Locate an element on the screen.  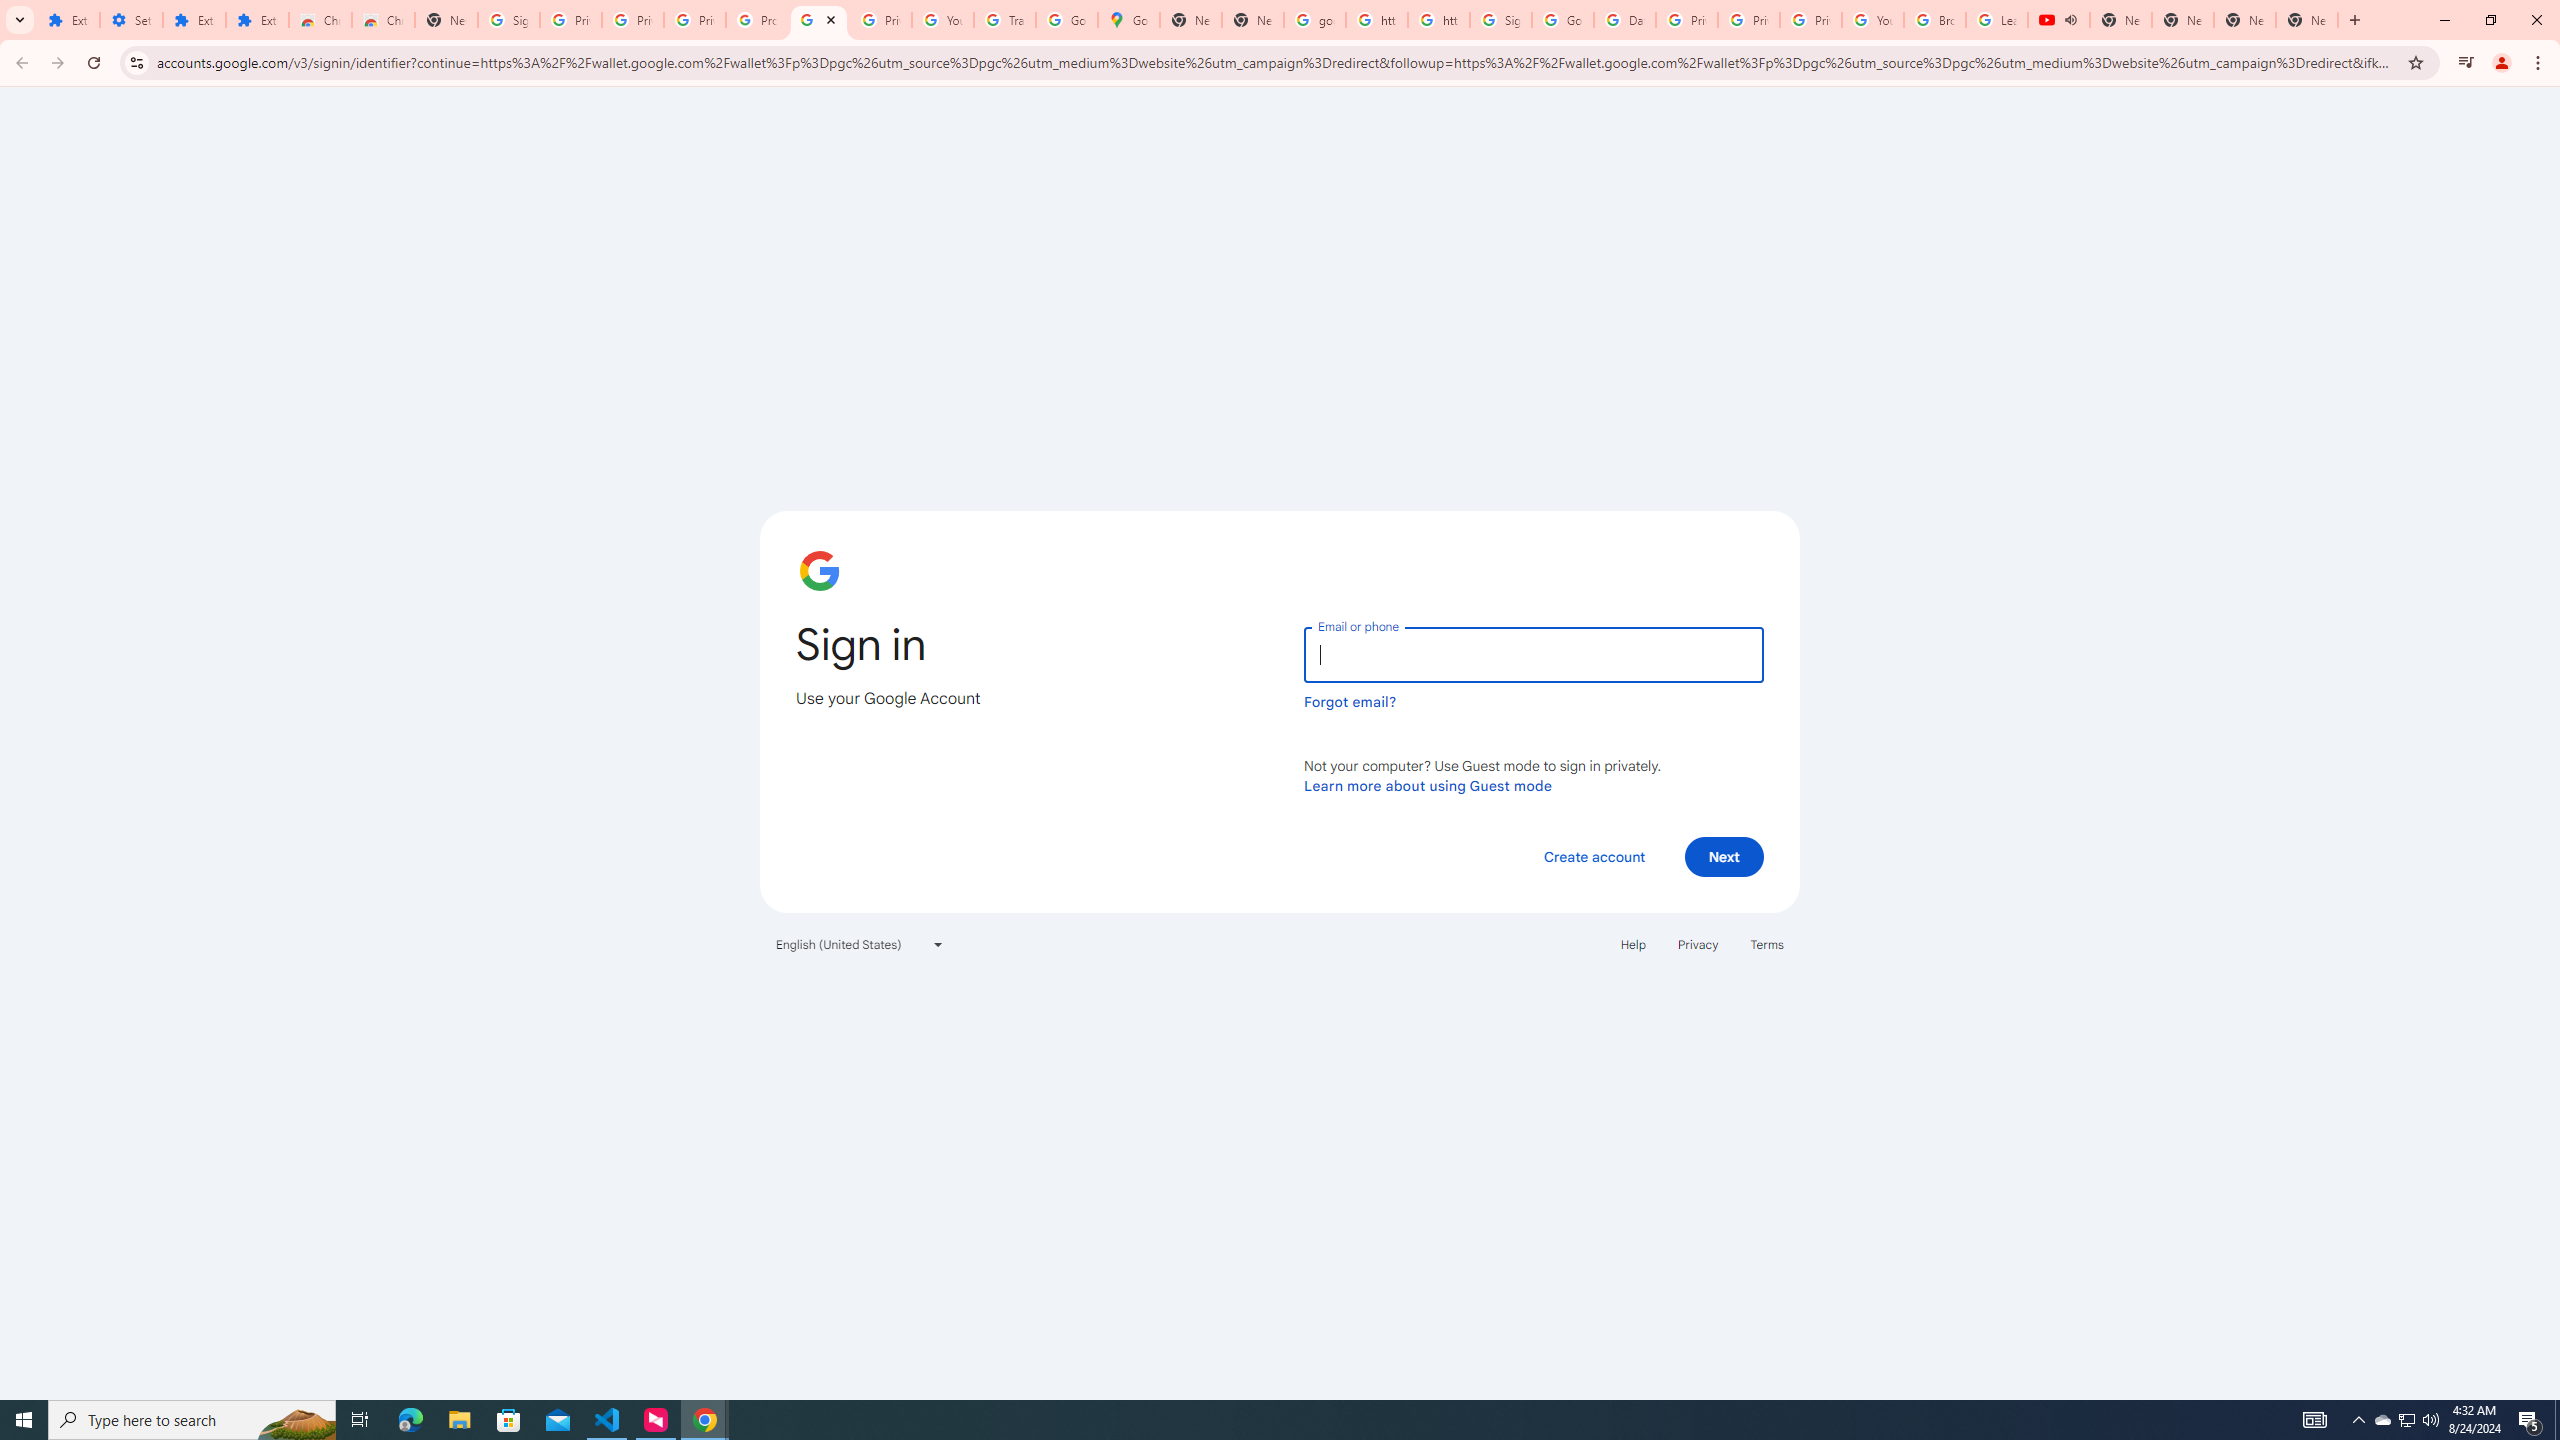
'Chrome Web Store' is located at coordinates (319, 19).